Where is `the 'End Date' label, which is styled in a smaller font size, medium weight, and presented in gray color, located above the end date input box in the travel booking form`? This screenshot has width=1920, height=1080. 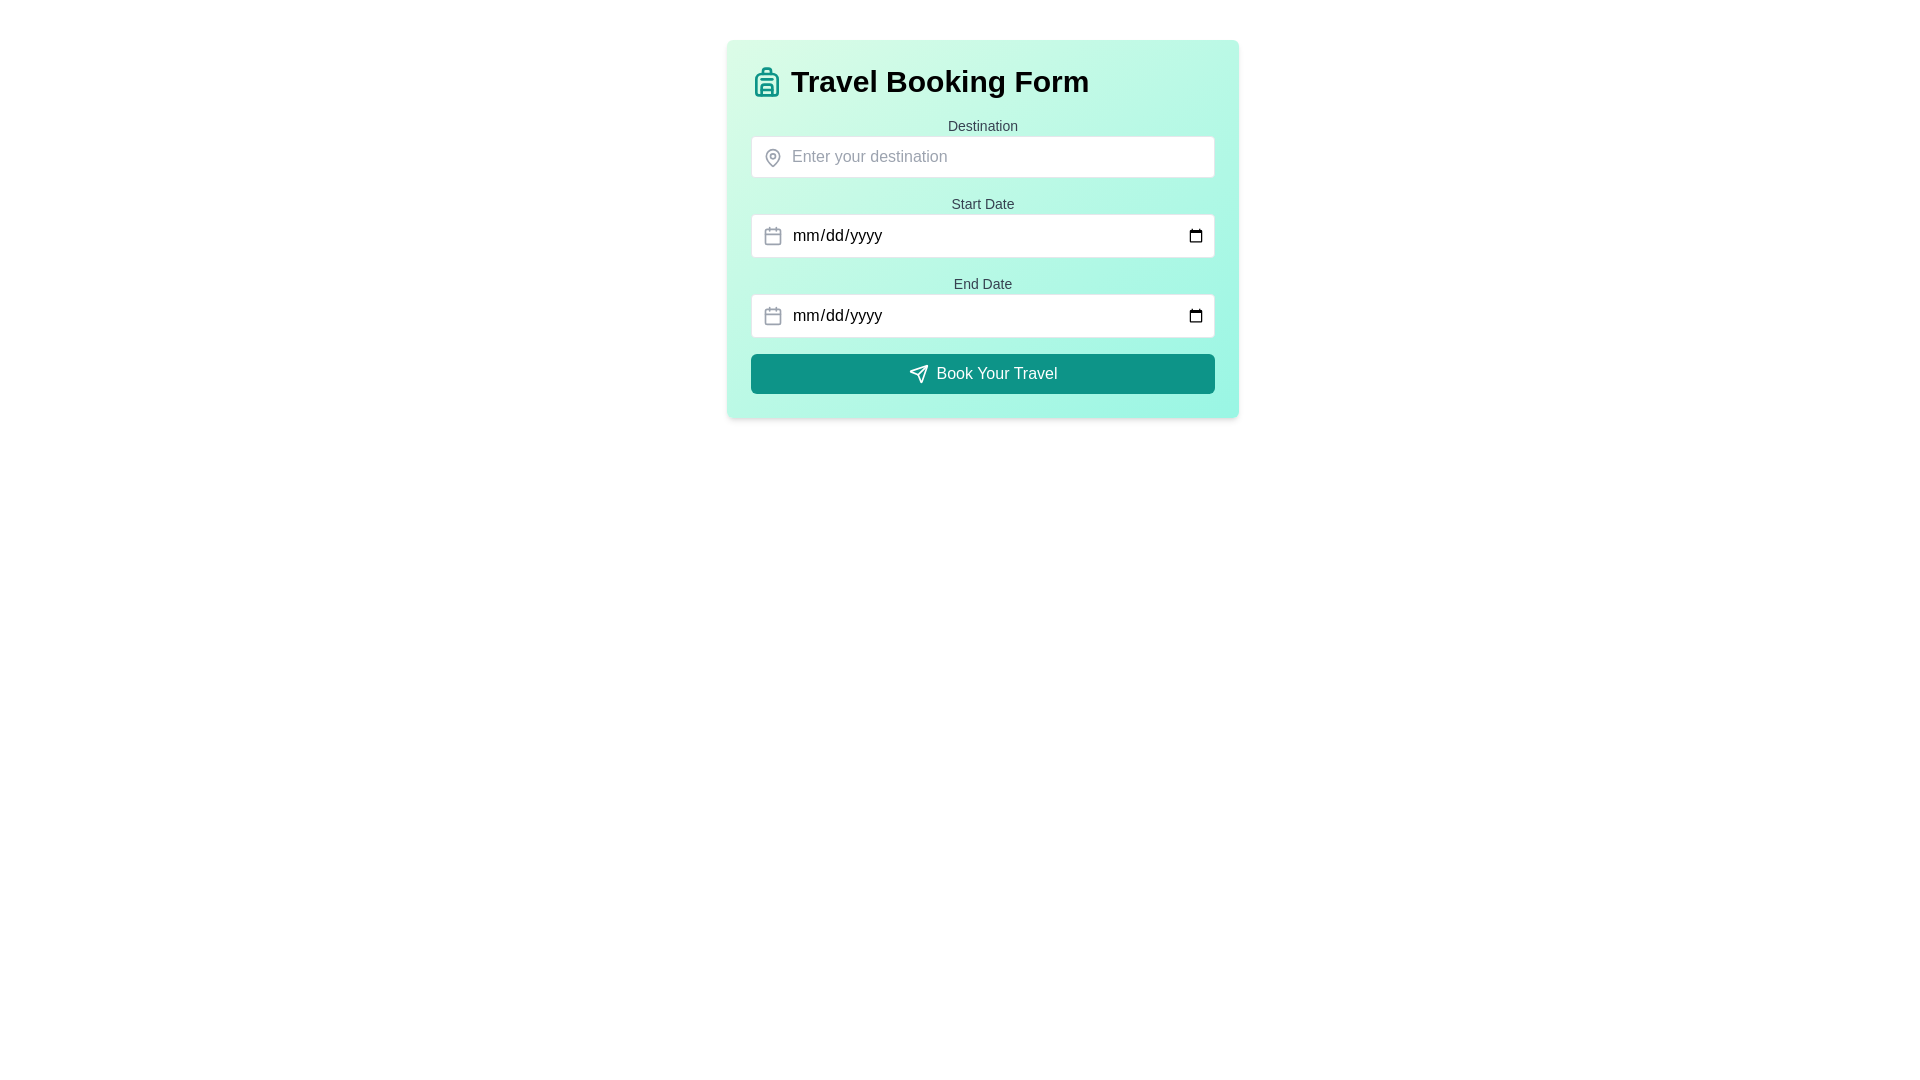 the 'End Date' label, which is styled in a smaller font size, medium weight, and presented in gray color, located above the end date input box in the travel booking form is located at coordinates (983, 284).